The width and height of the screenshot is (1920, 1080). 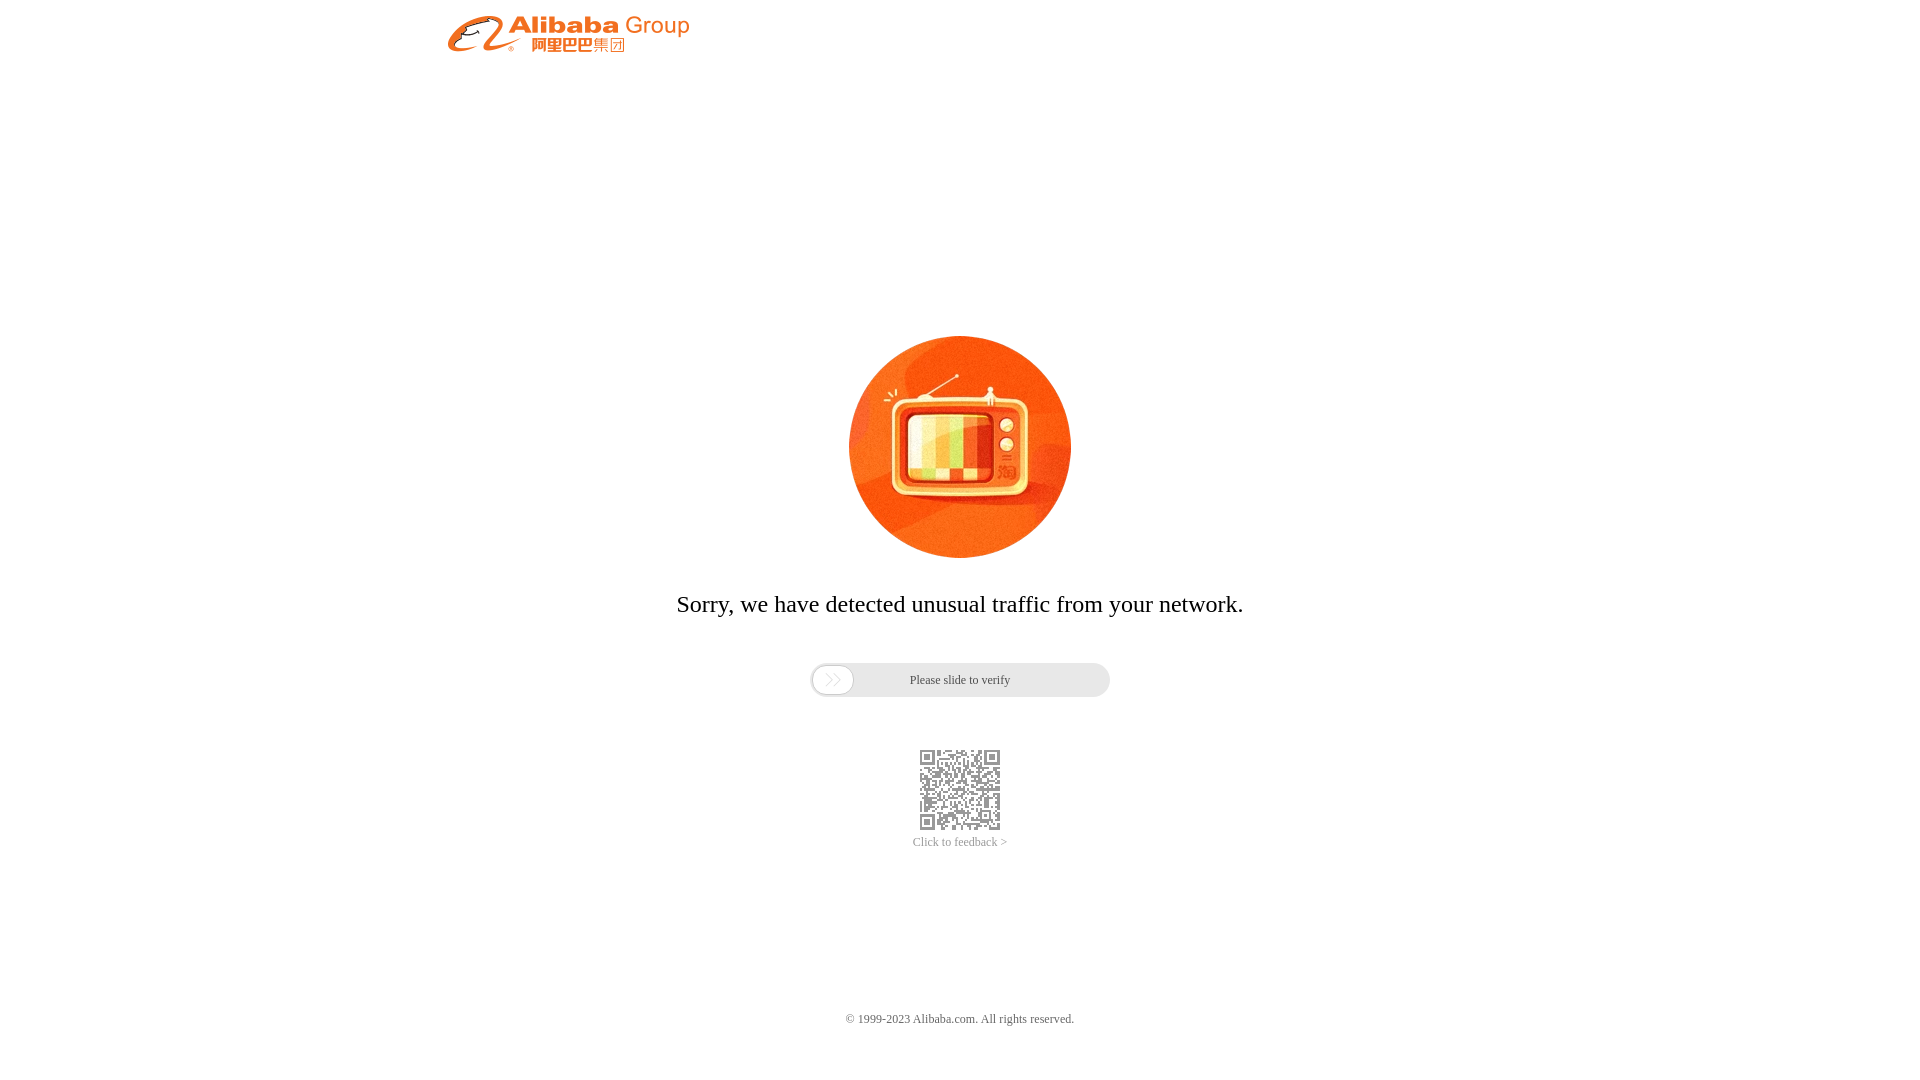 I want to click on 'Click to feedback >', so click(x=960, y=842).